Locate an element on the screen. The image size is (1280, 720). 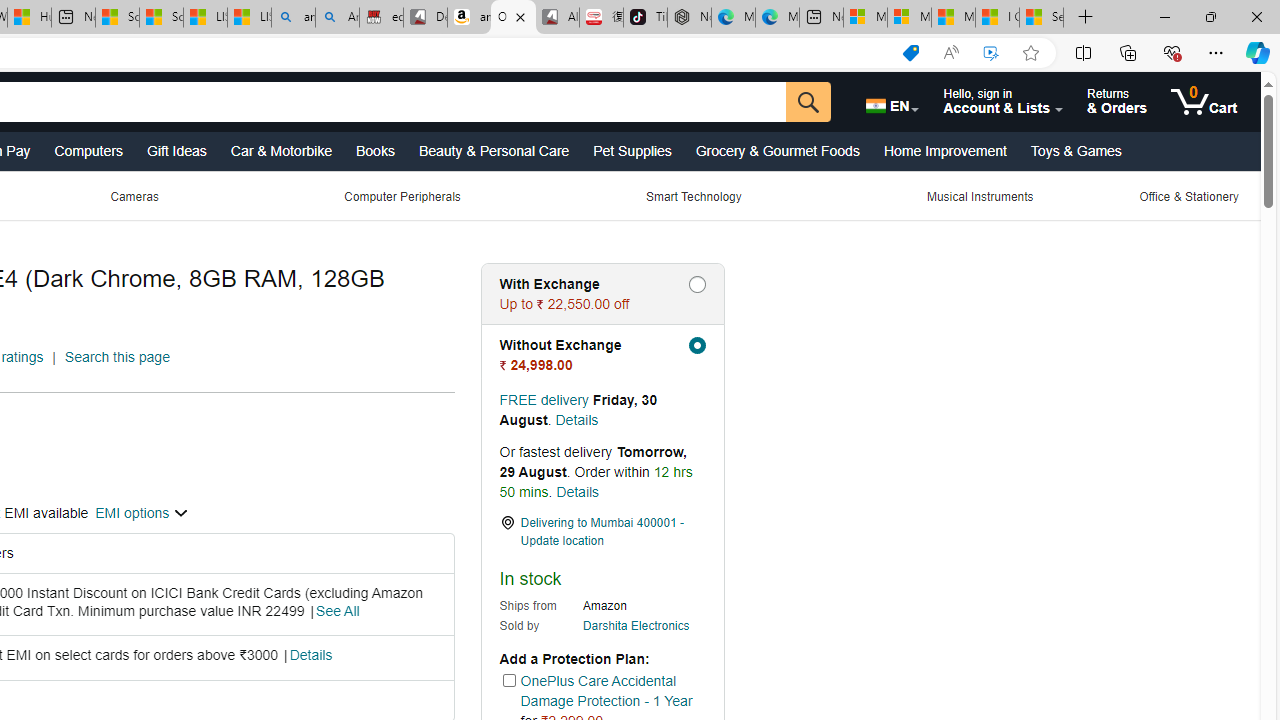
'TikTok' is located at coordinates (645, 17).